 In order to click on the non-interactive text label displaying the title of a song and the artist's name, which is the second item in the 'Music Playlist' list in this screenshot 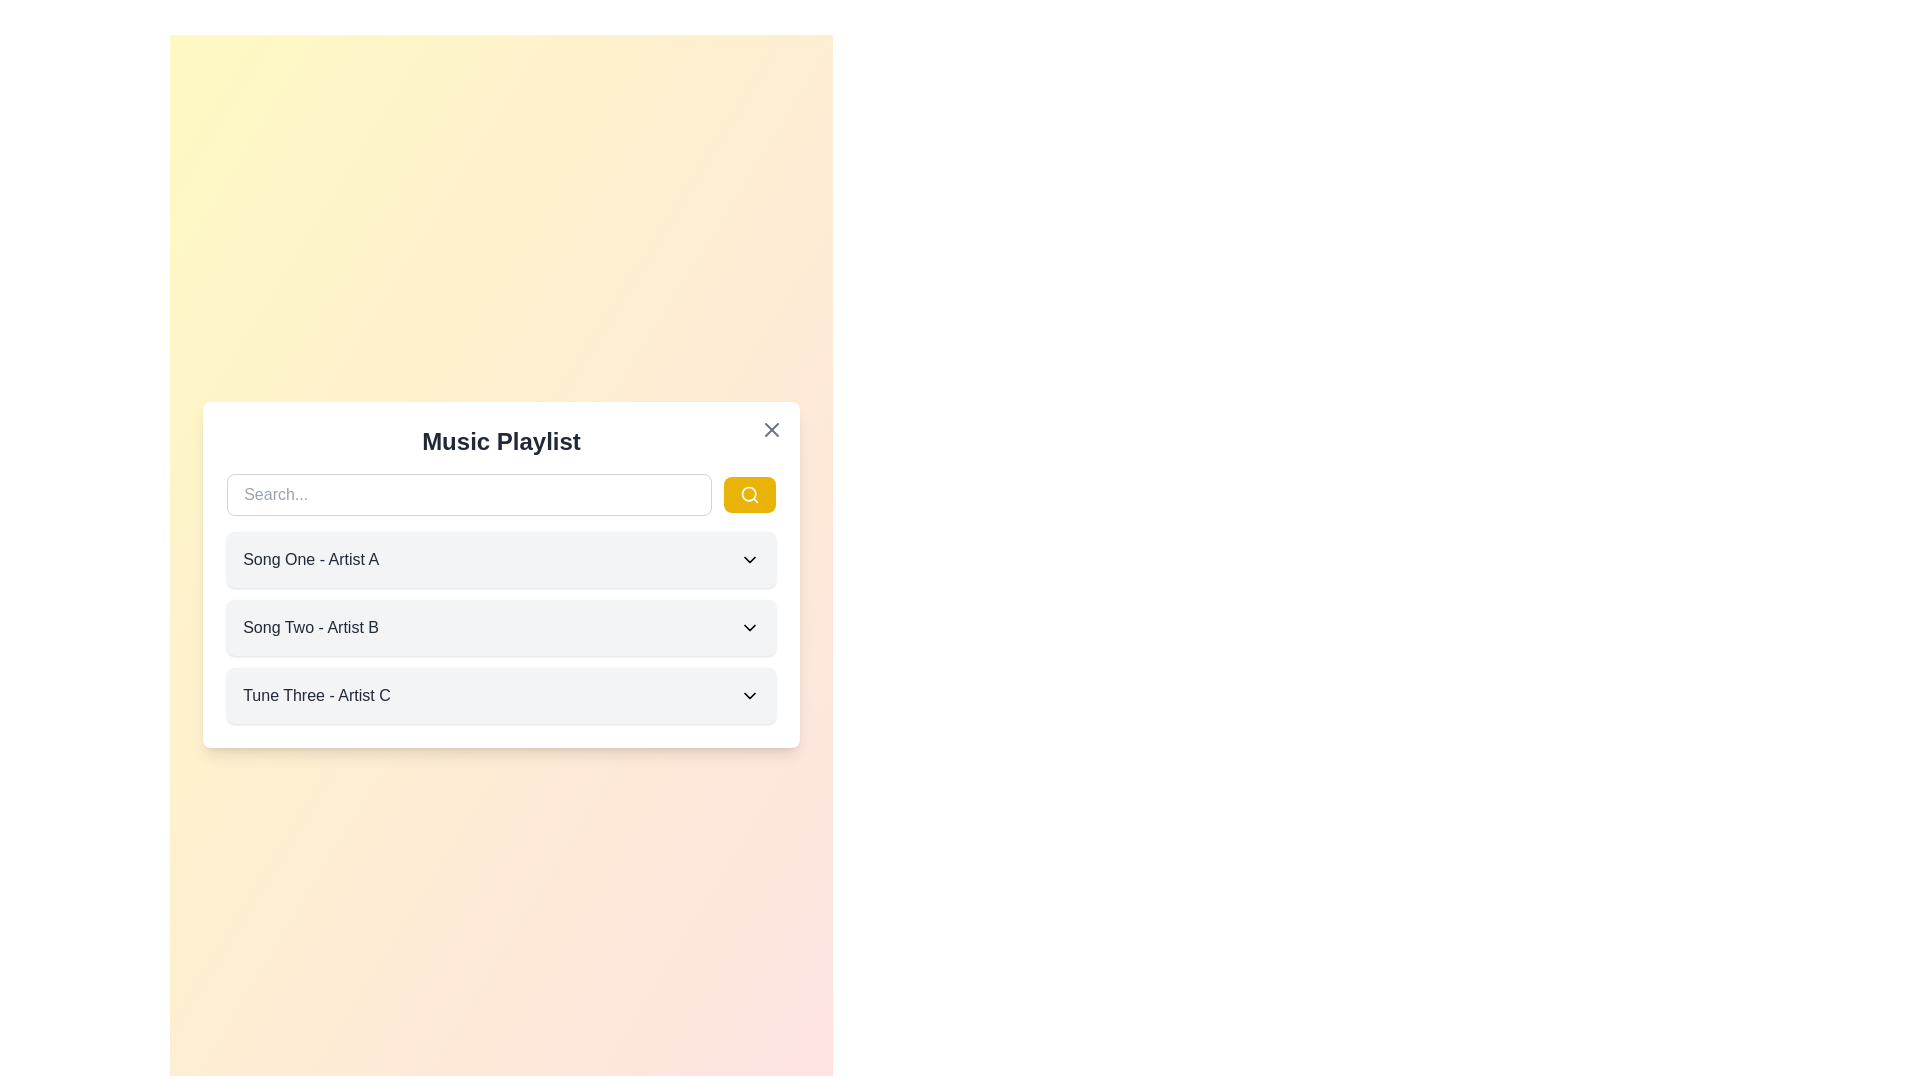, I will do `click(310, 627)`.